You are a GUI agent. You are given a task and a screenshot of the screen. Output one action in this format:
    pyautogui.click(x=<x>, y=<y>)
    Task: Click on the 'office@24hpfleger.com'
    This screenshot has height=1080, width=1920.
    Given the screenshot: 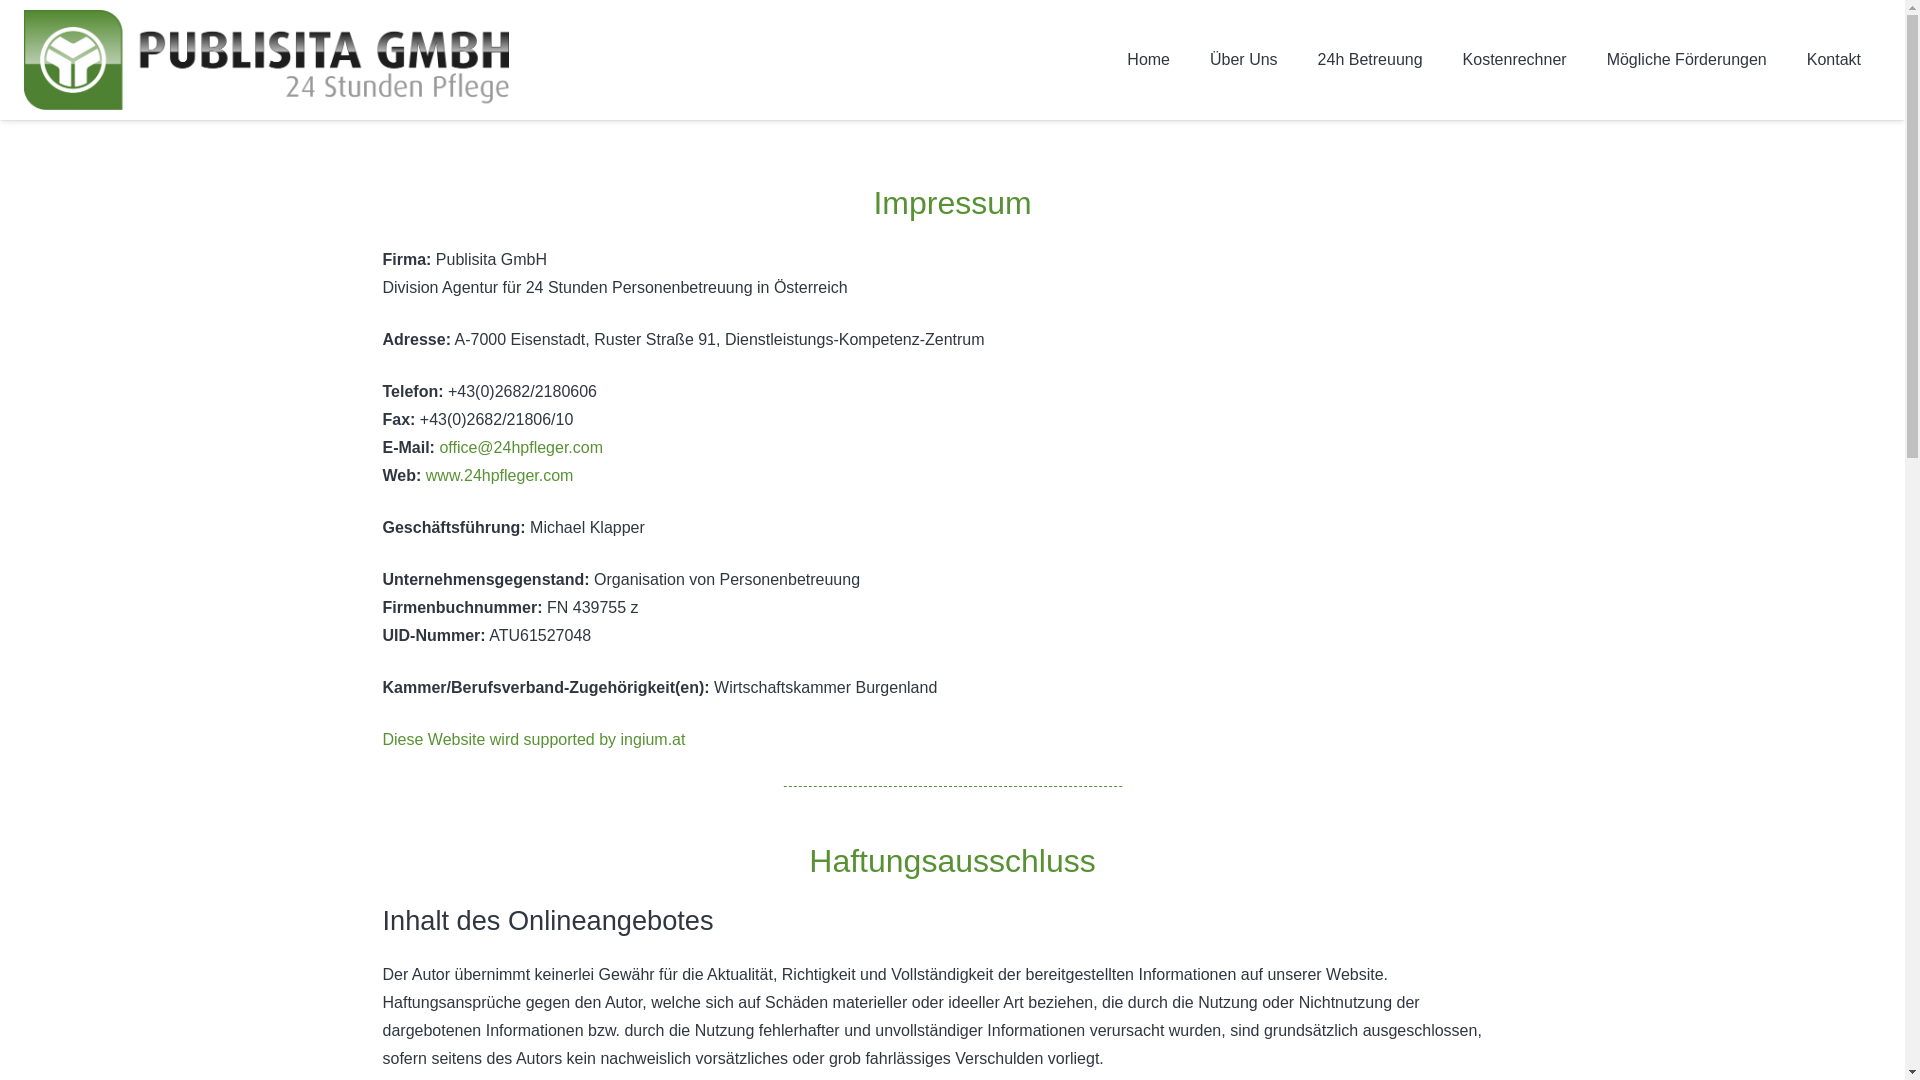 What is the action you would take?
    pyautogui.click(x=521, y=446)
    